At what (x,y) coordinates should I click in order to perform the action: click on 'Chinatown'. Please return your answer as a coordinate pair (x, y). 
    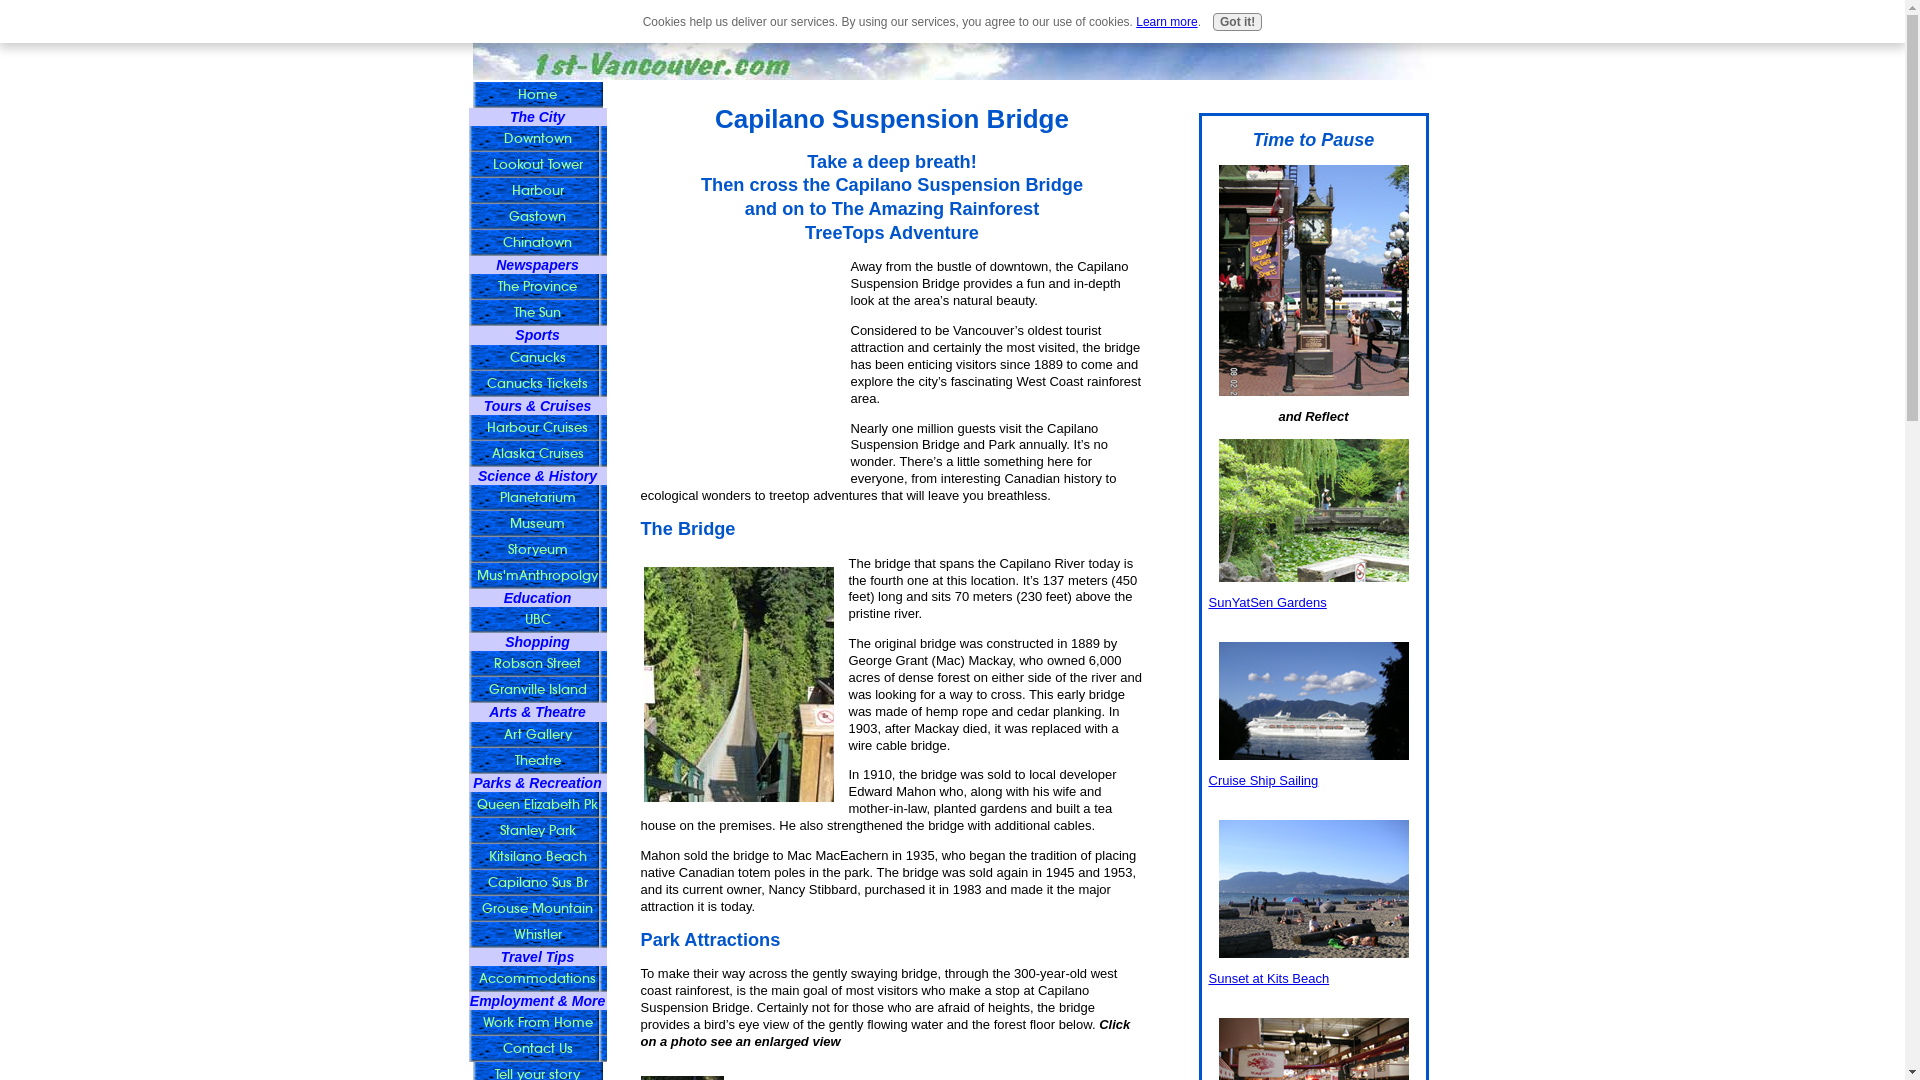
    Looking at the image, I should click on (537, 242).